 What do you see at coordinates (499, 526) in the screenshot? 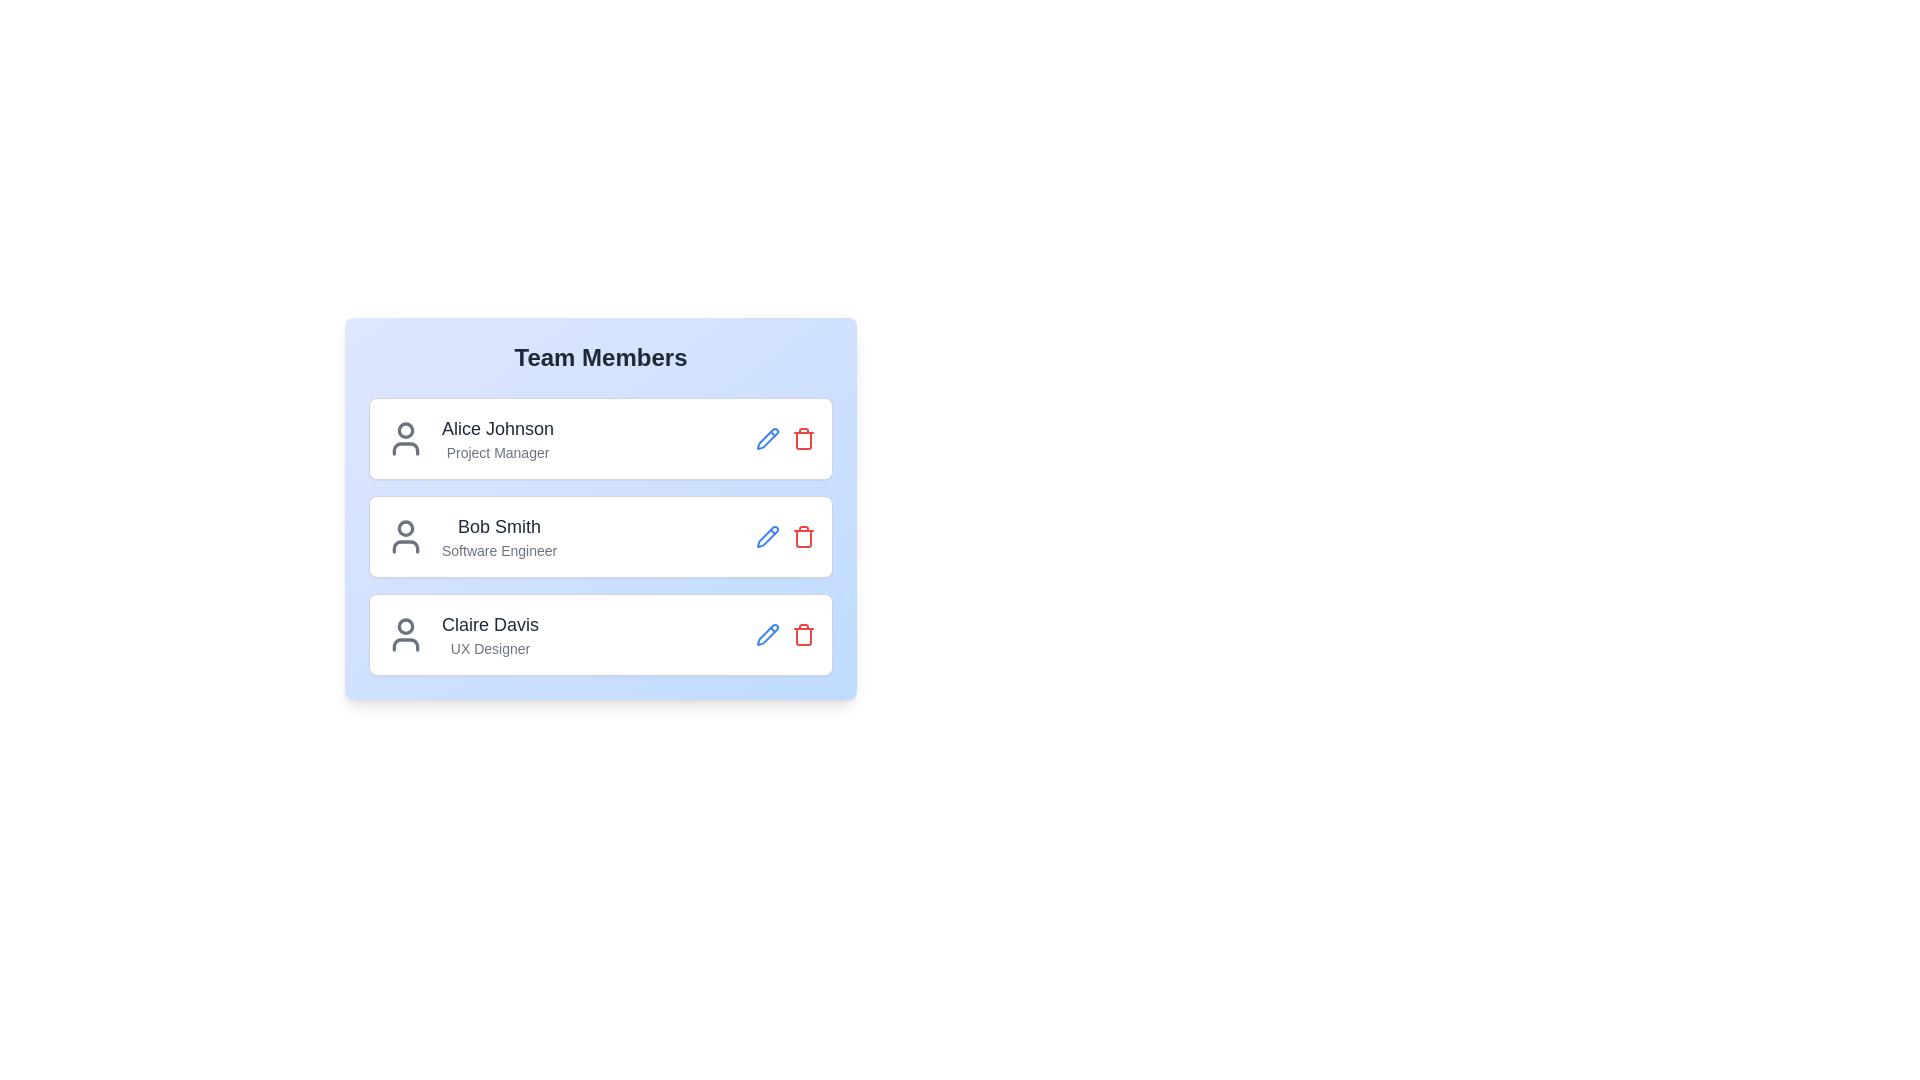
I see `the text of the team member's name Bob Smith` at bounding box center [499, 526].